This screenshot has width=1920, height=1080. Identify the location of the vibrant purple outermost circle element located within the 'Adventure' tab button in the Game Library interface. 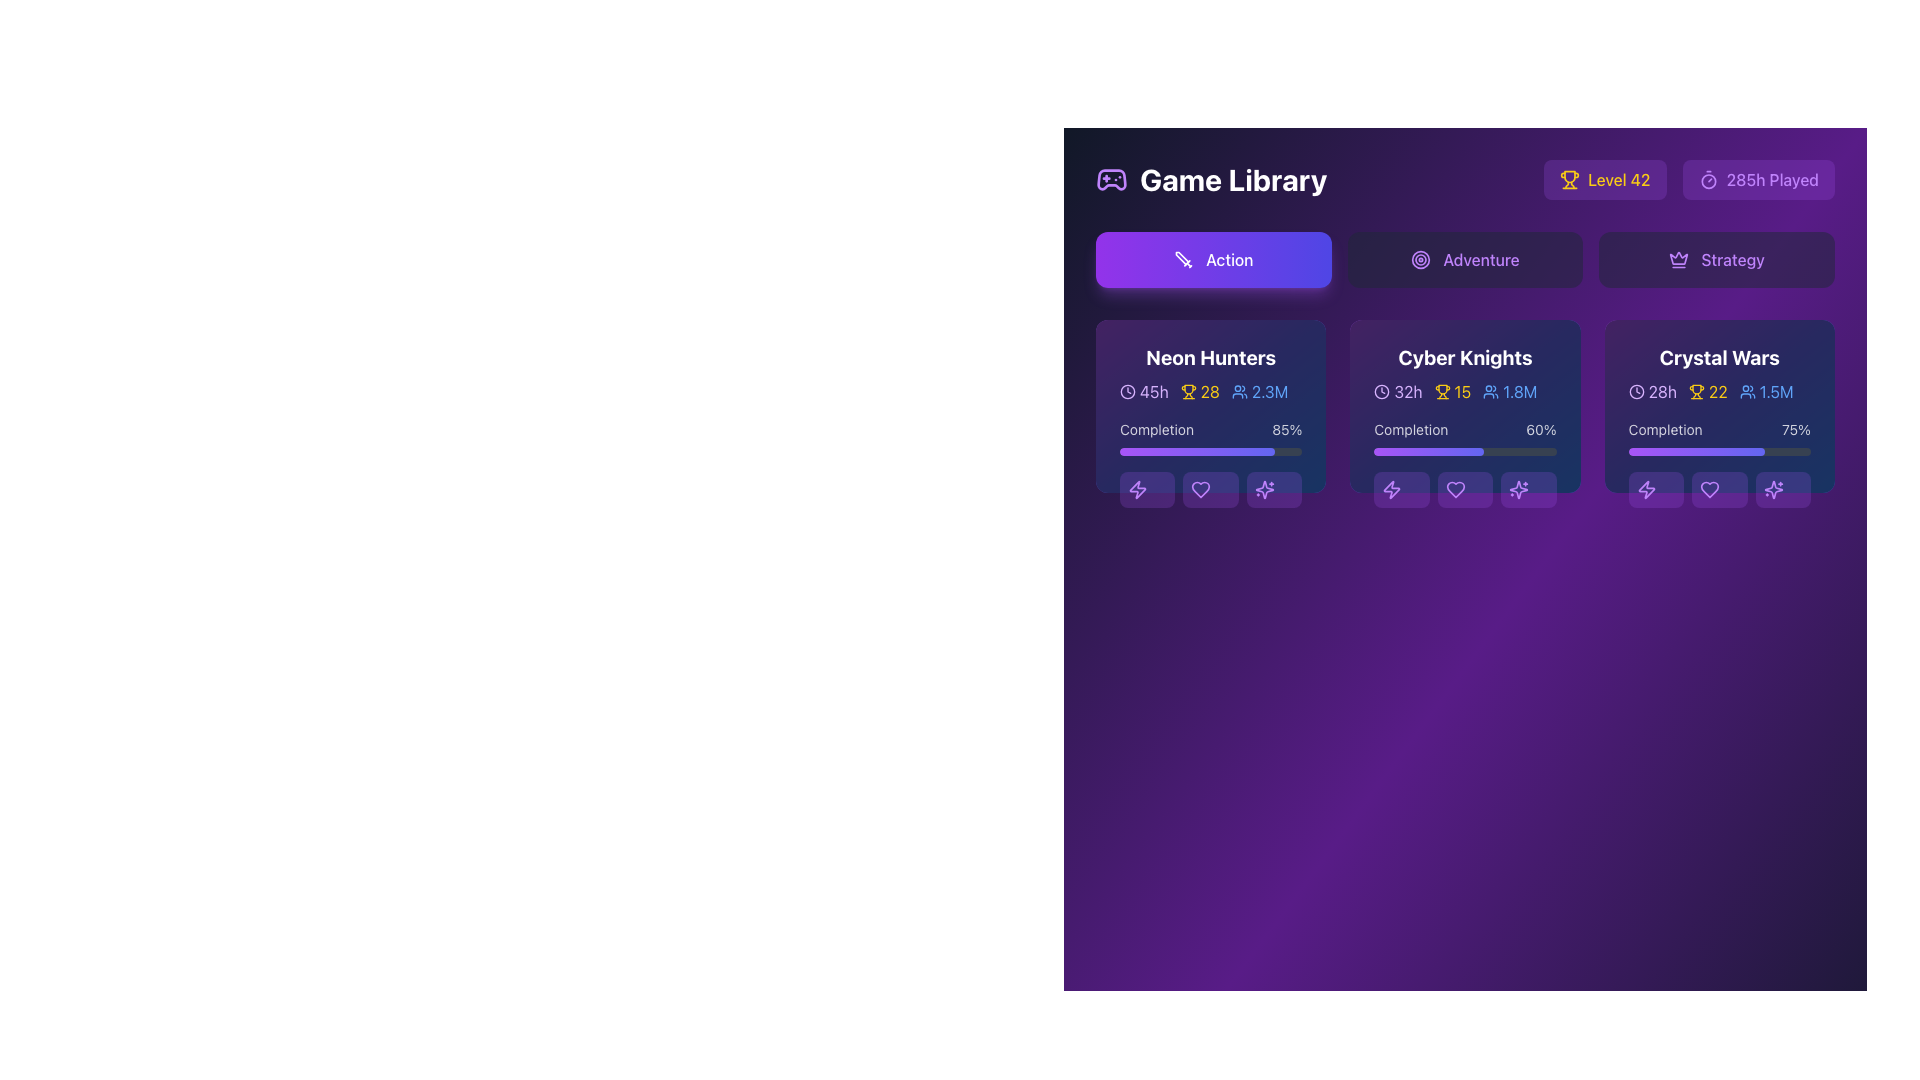
(1420, 258).